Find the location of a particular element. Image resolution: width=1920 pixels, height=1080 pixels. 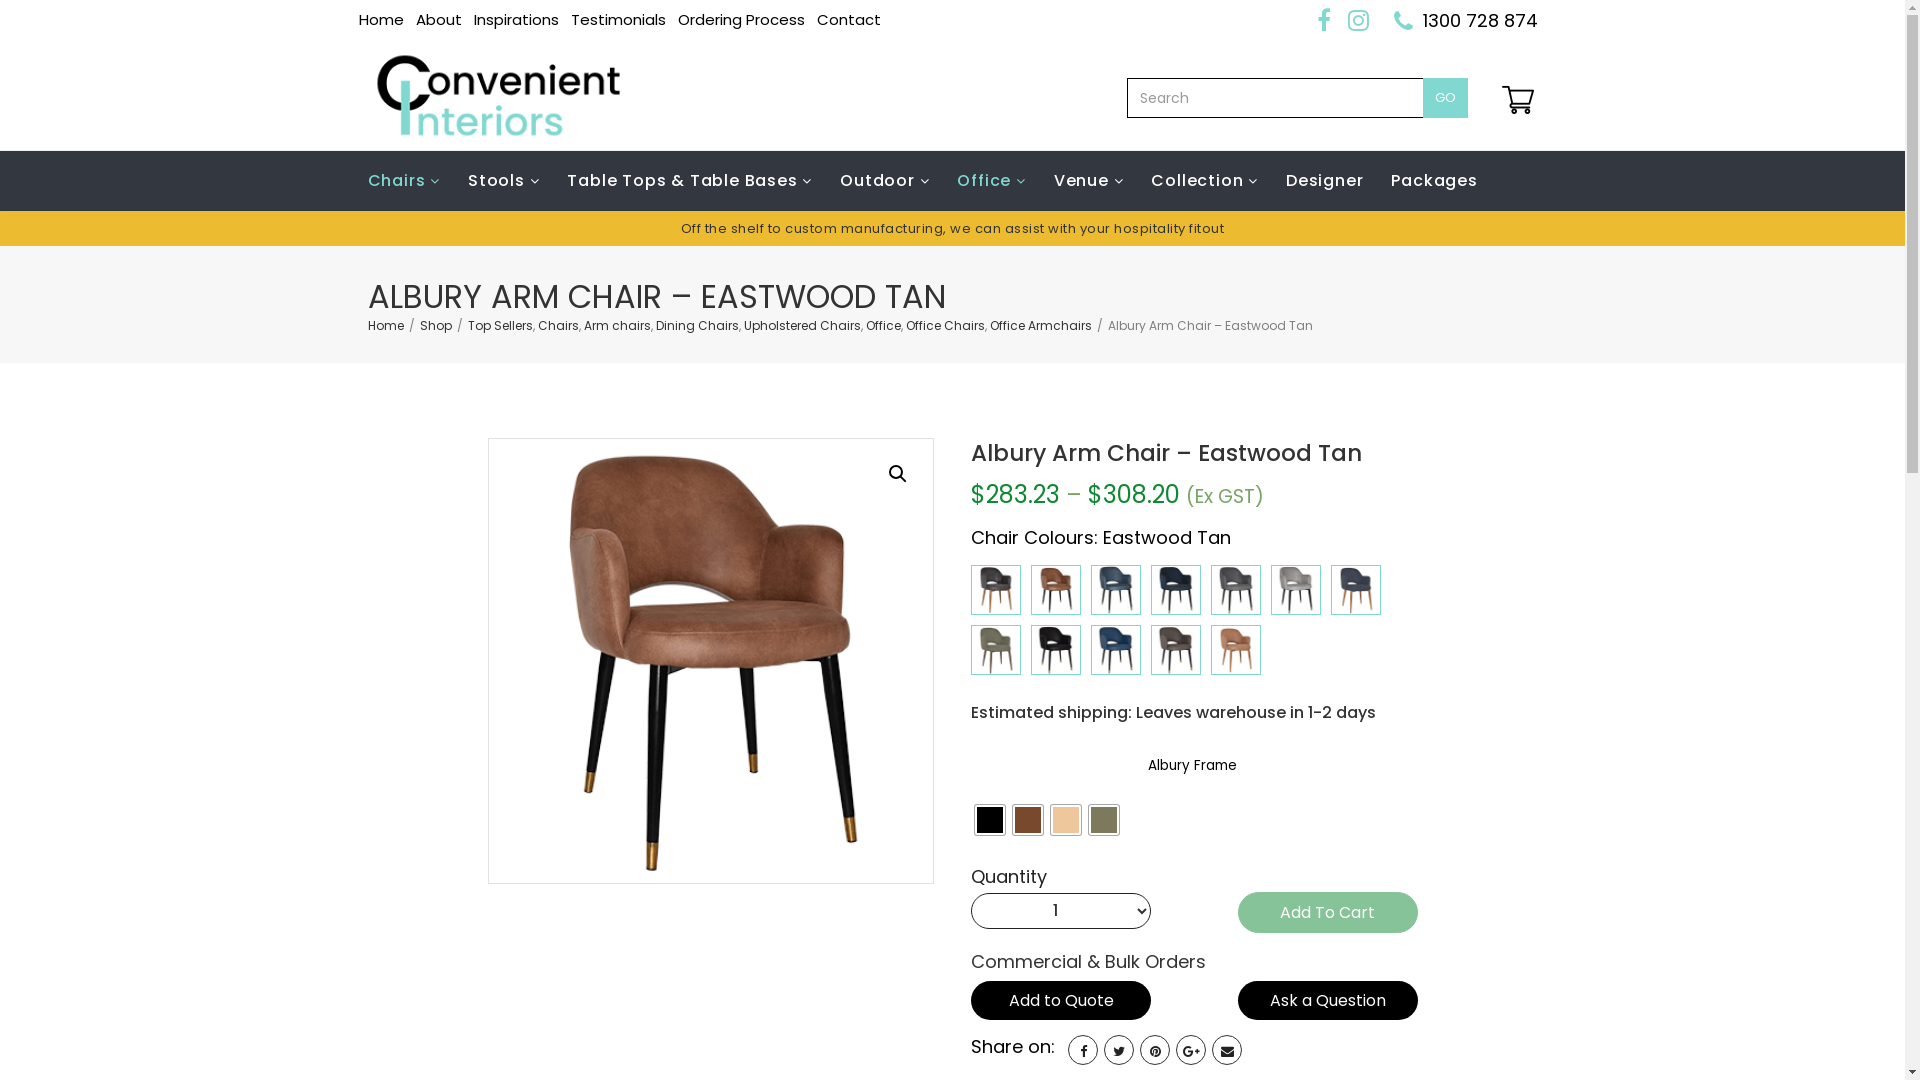

'Contact' is located at coordinates (848, 19).